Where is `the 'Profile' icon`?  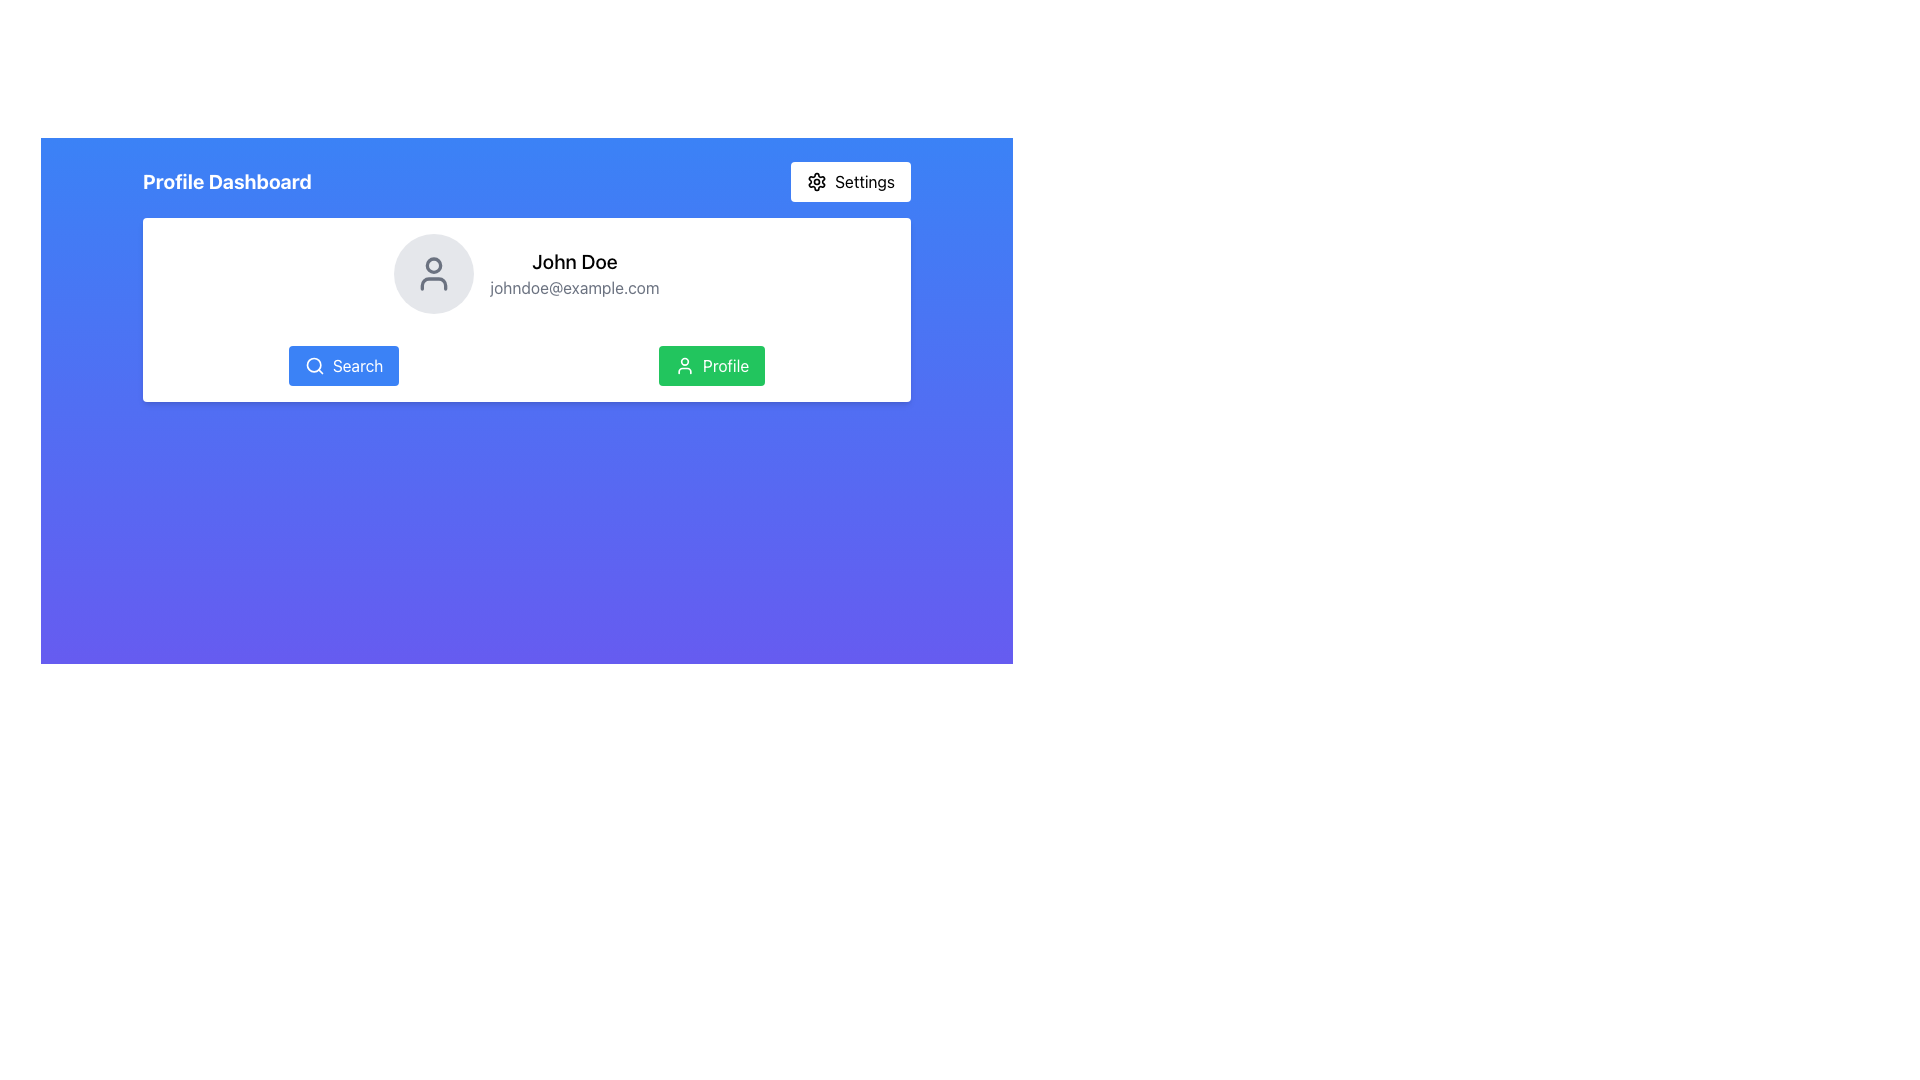
the 'Profile' icon is located at coordinates (684, 366).